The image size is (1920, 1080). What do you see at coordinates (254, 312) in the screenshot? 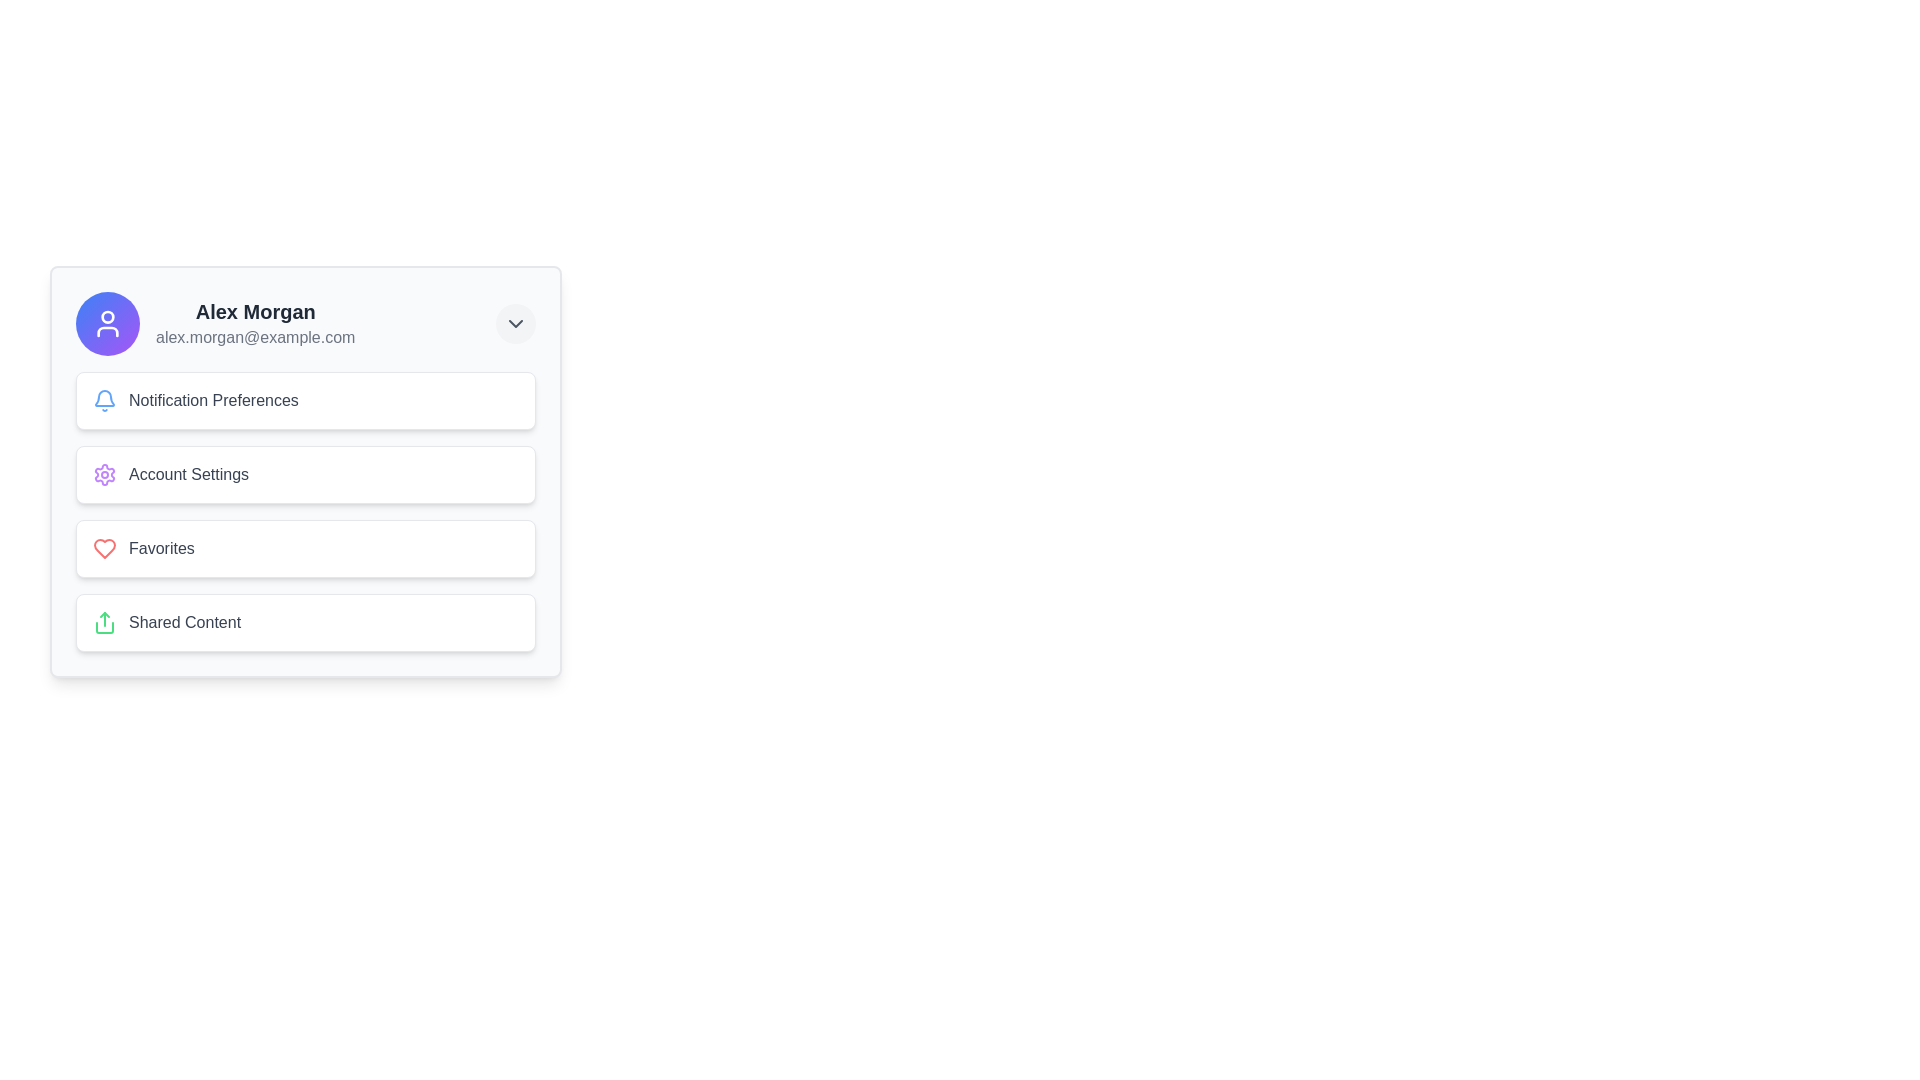
I see `the Text label displaying 'Alex Morgan', which is styled in a larger, bold font and located near the top of the card interface` at bounding box center [254, 312].